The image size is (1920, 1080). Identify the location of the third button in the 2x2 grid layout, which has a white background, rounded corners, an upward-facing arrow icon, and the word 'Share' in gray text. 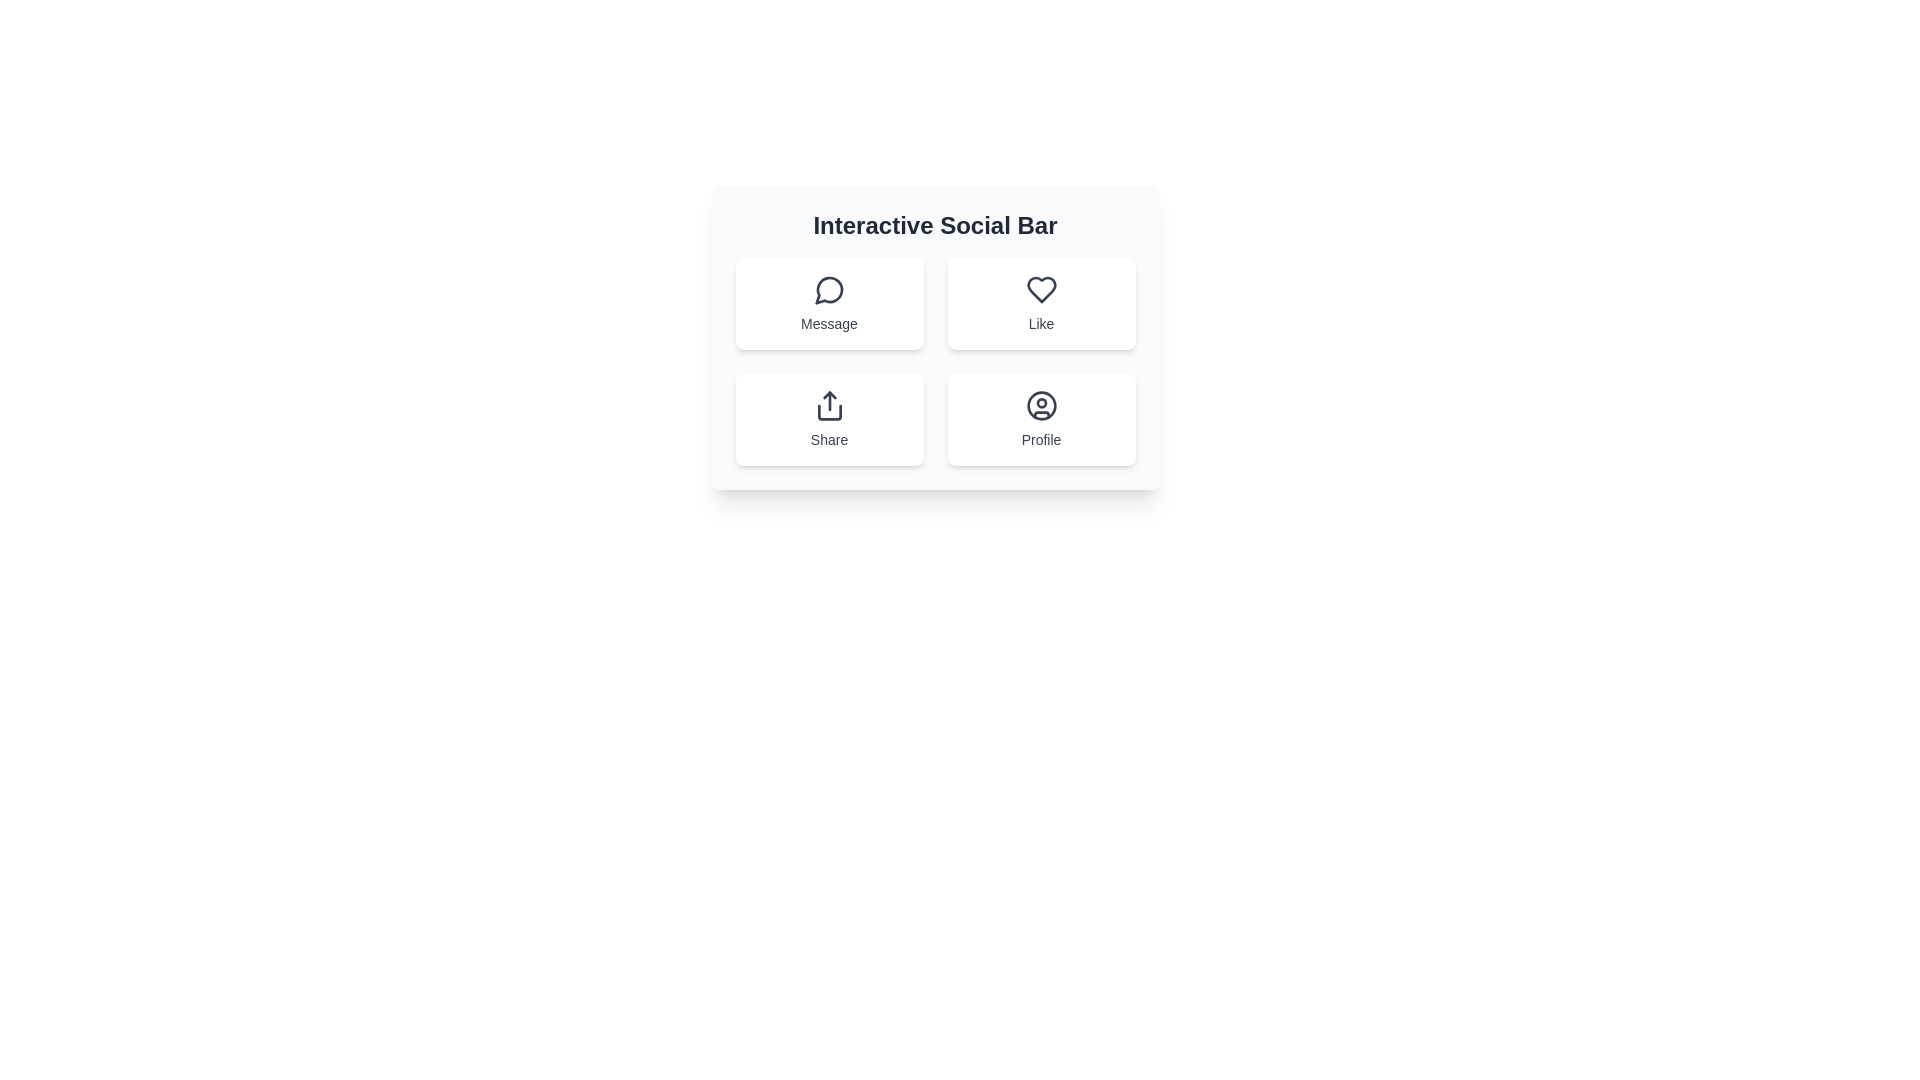
(829, 419).